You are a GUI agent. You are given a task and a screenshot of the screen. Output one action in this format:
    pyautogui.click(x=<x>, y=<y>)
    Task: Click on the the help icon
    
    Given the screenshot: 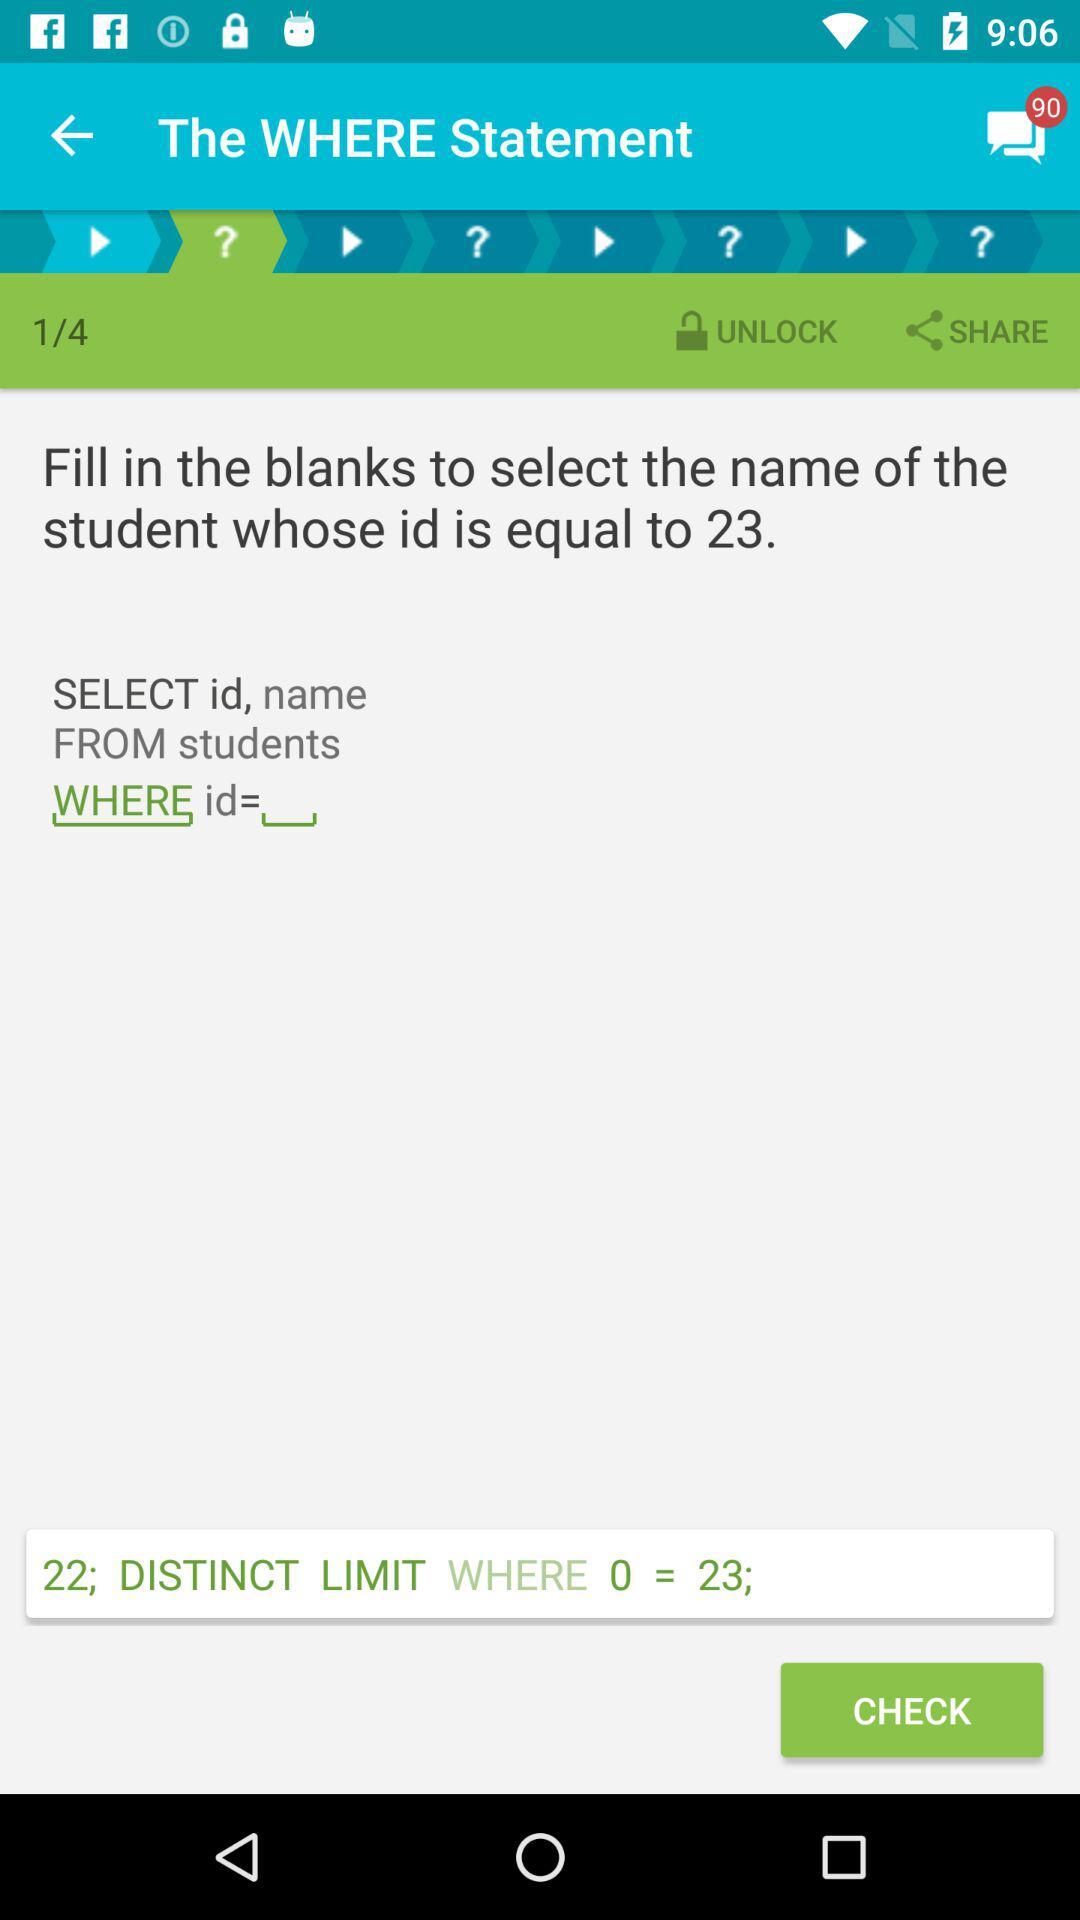 What is the action you would take?
    pyautogui.click(x=224, y=240)
    